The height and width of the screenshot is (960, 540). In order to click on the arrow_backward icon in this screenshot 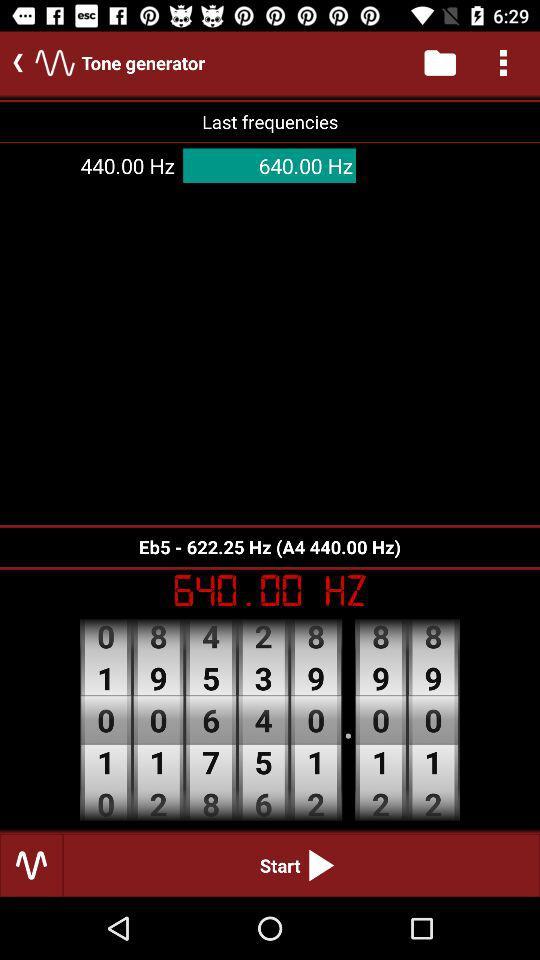, I will do `click(13, 62)`.